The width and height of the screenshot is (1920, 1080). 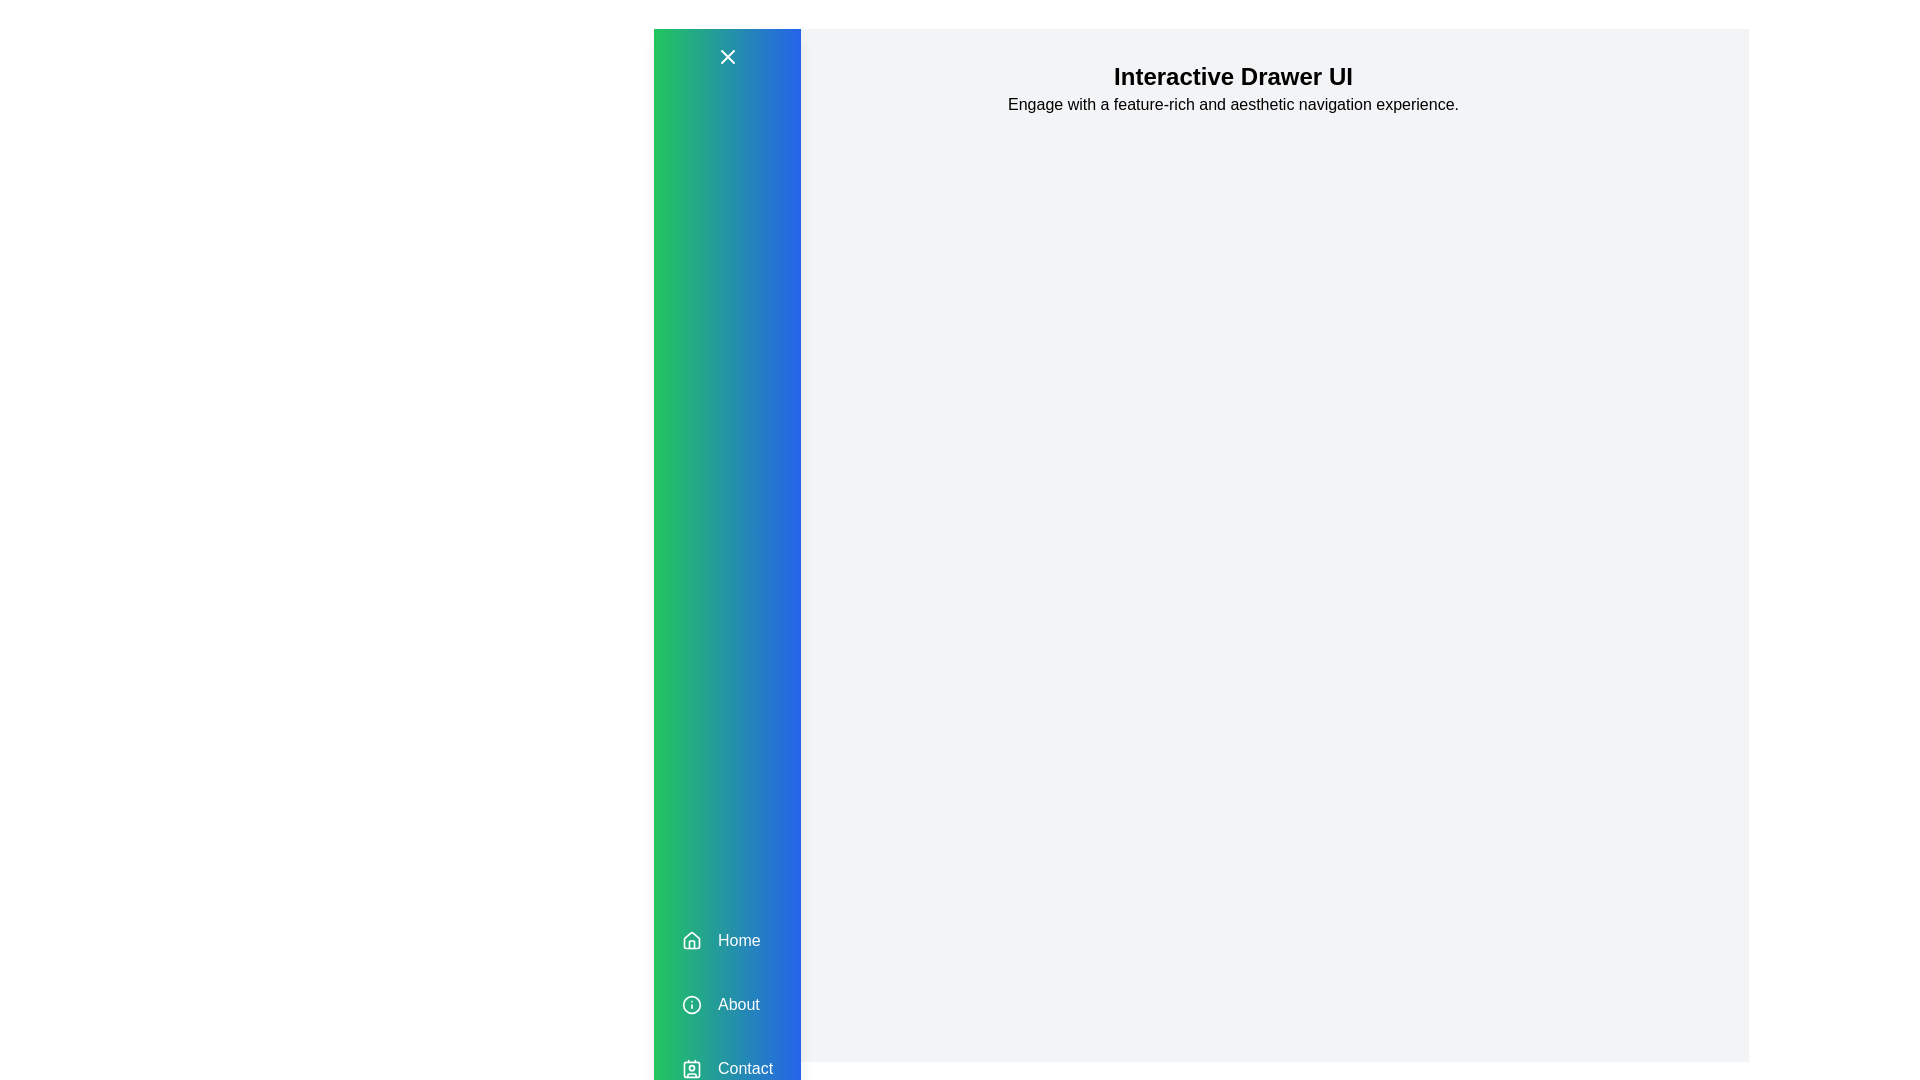 I want to click on the 'Home' menu item in the drawer, so click(x=726, y=941).